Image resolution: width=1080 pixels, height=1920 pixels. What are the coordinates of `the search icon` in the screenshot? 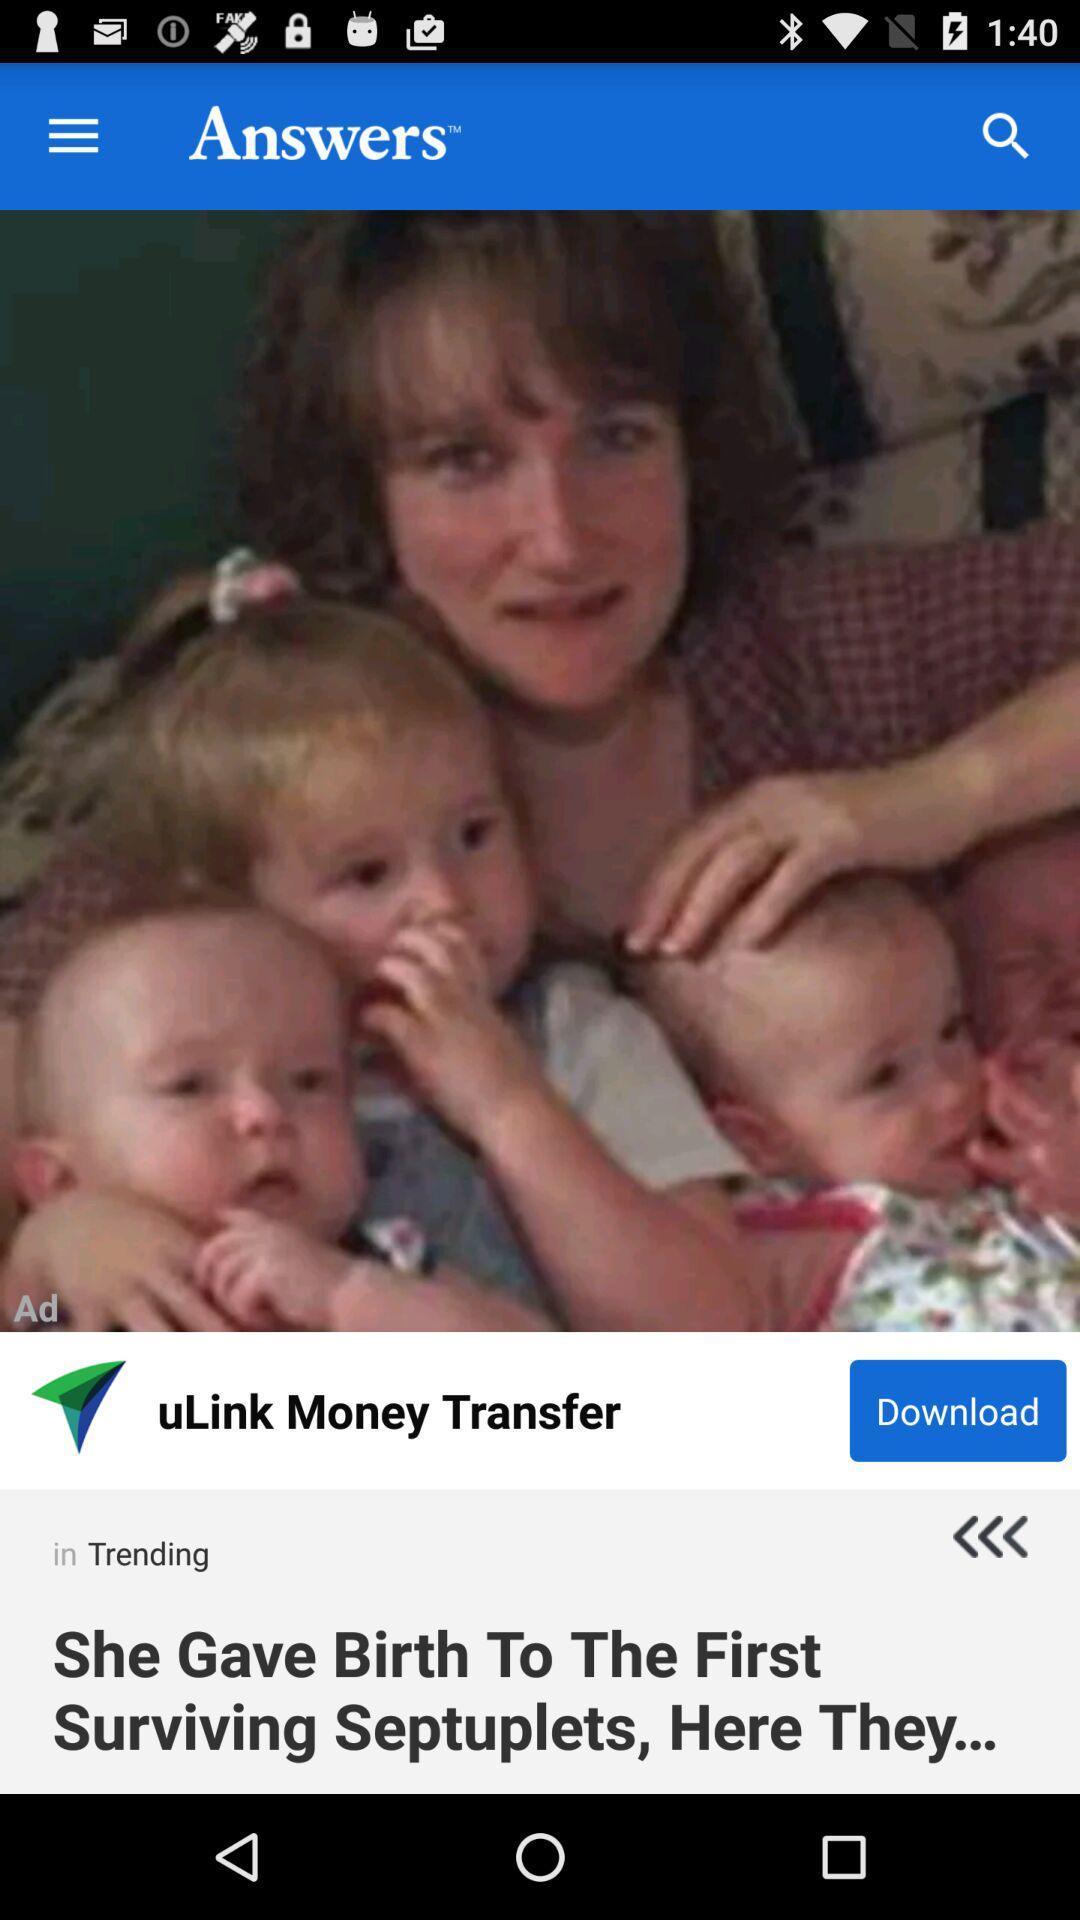 It's located at (1006, 145).